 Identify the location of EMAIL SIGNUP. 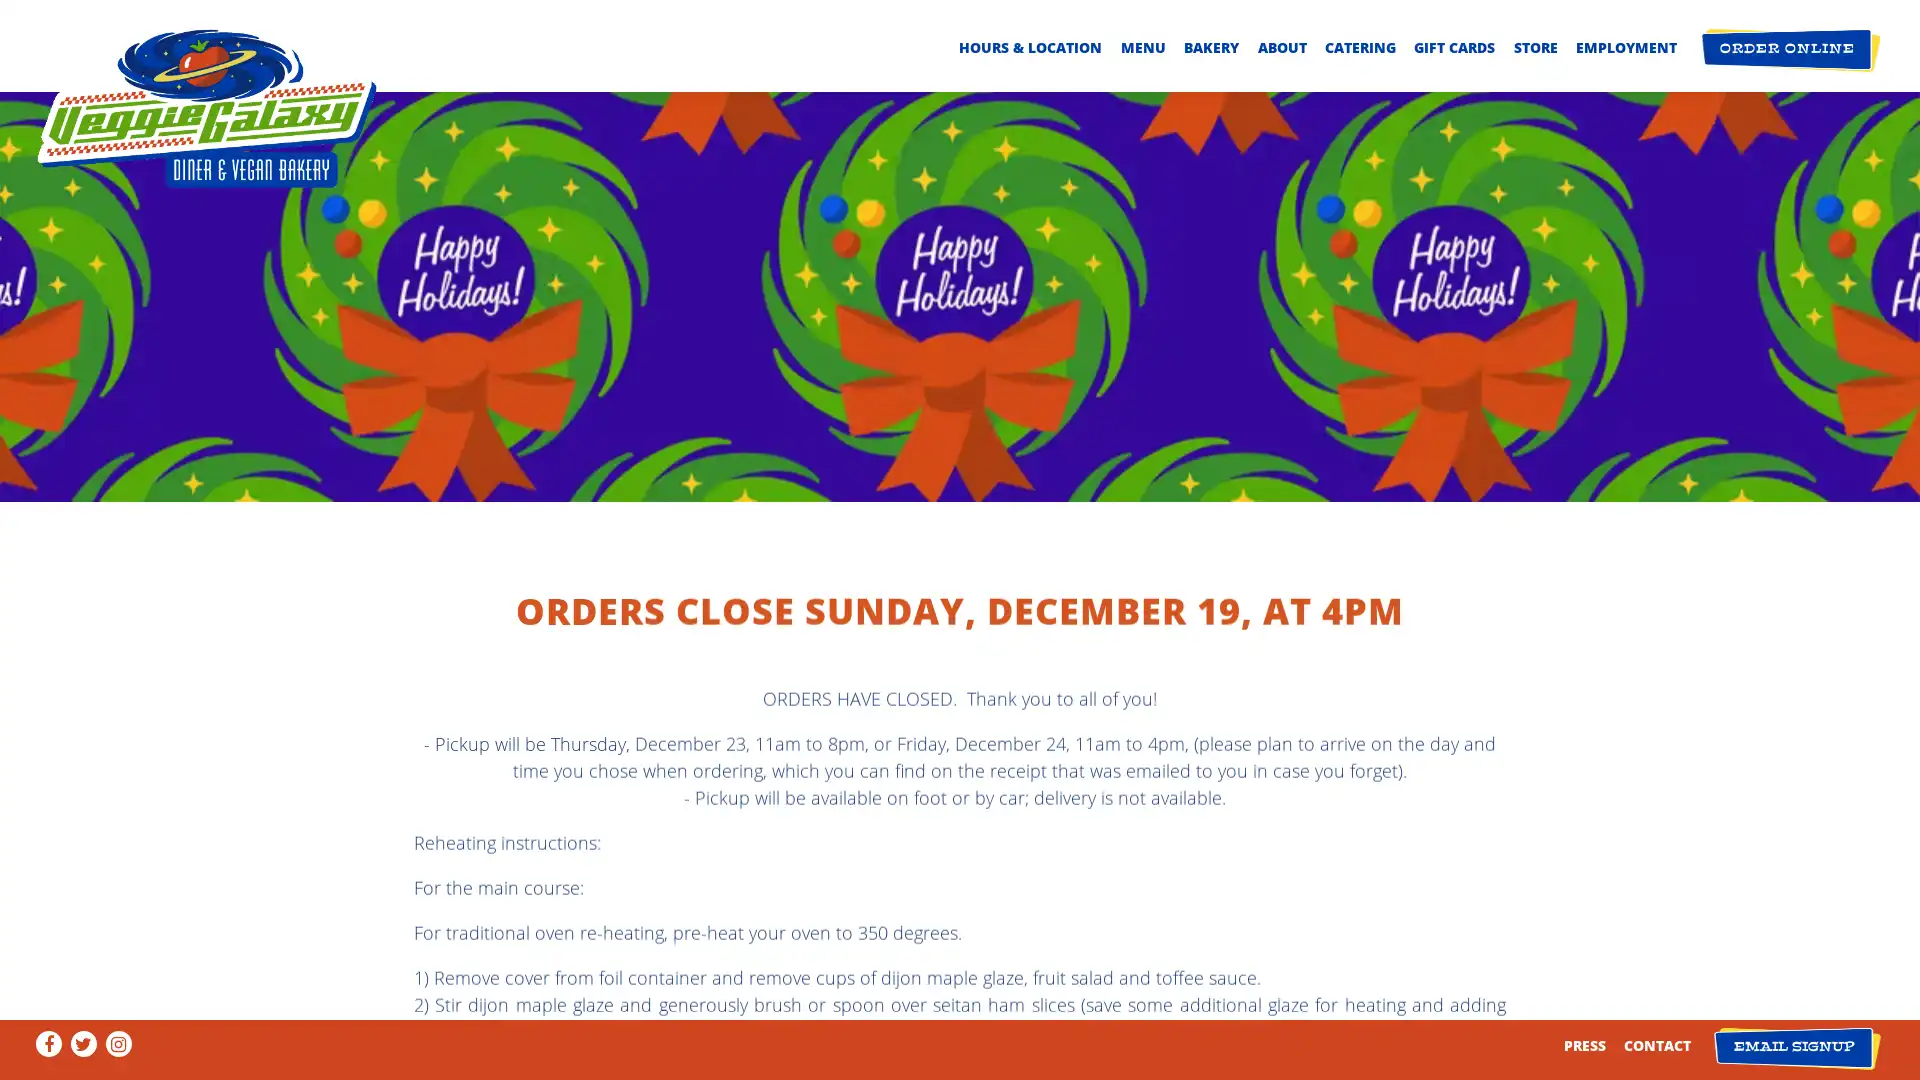
(1796, 1047).